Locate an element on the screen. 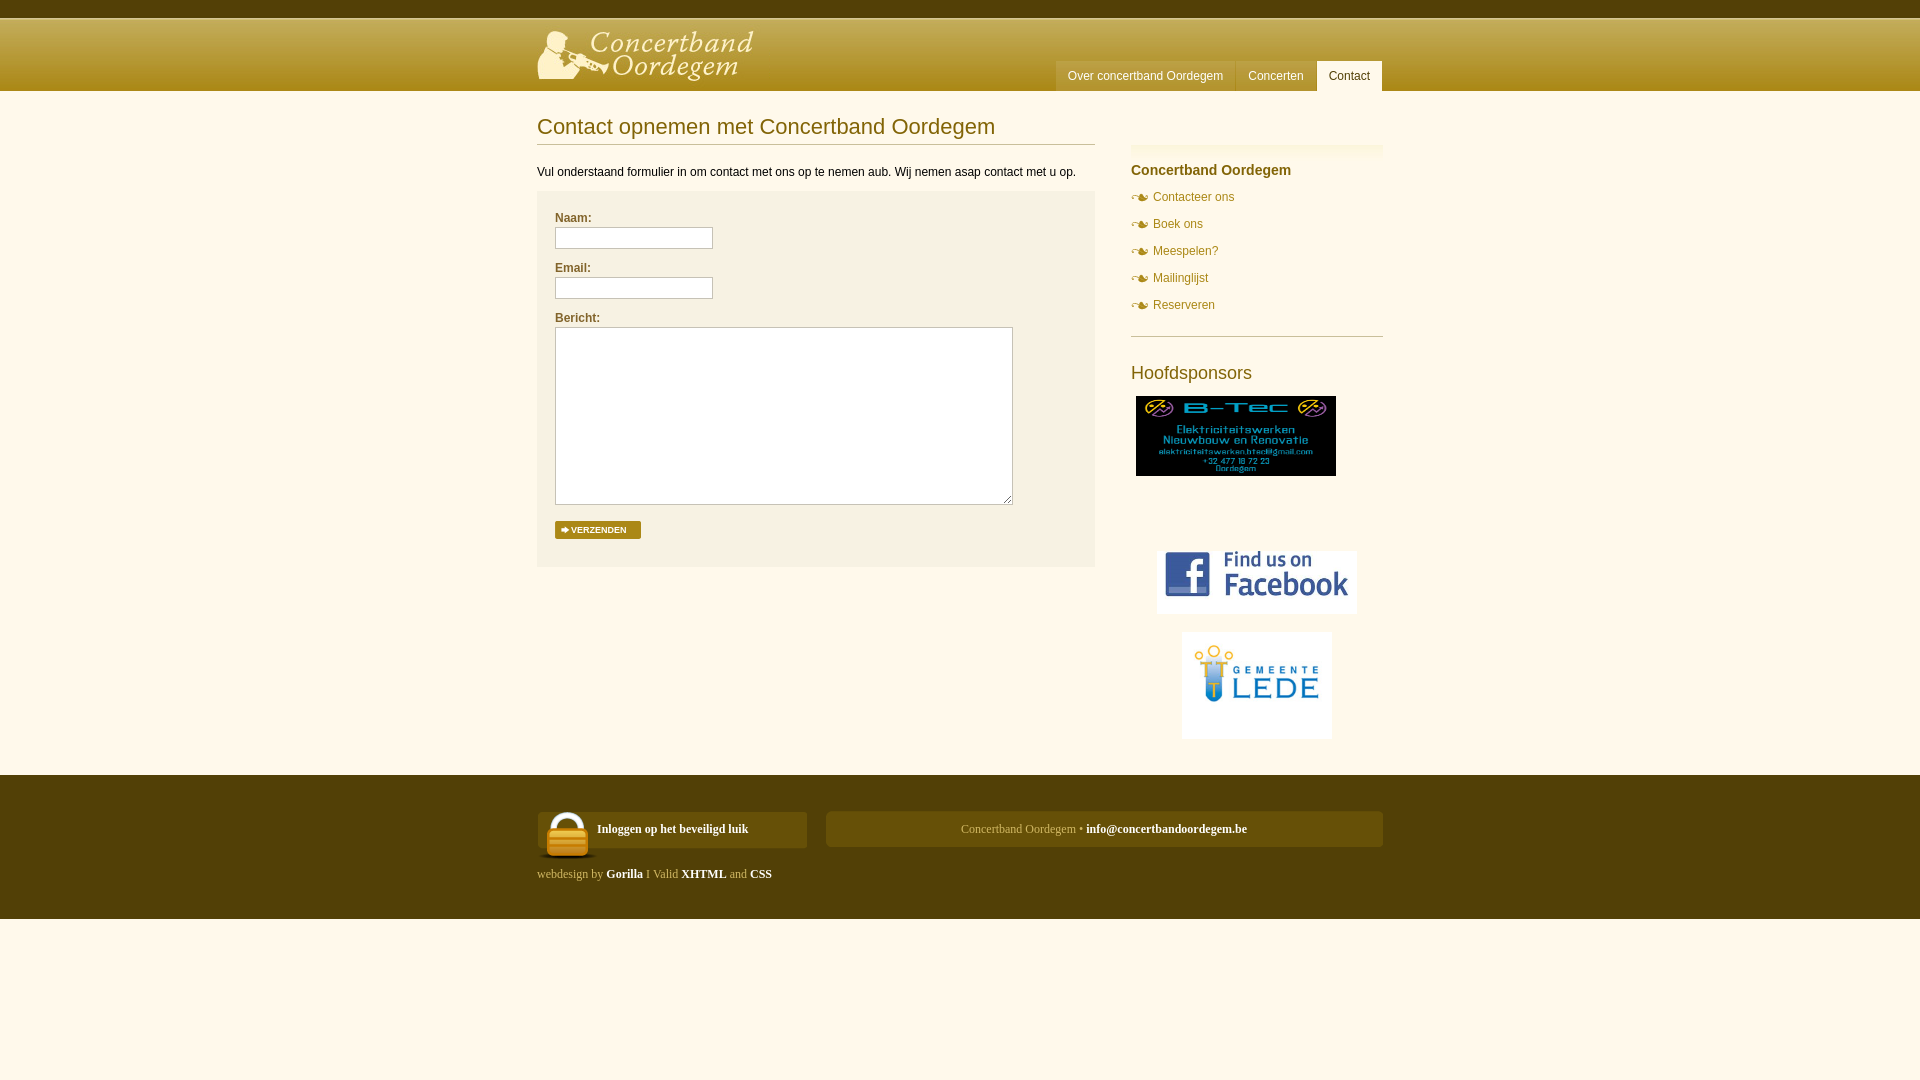 The height and width of the screenshot is (1080, 1920). 'Concerten' is located at coordinates (1274, 75).